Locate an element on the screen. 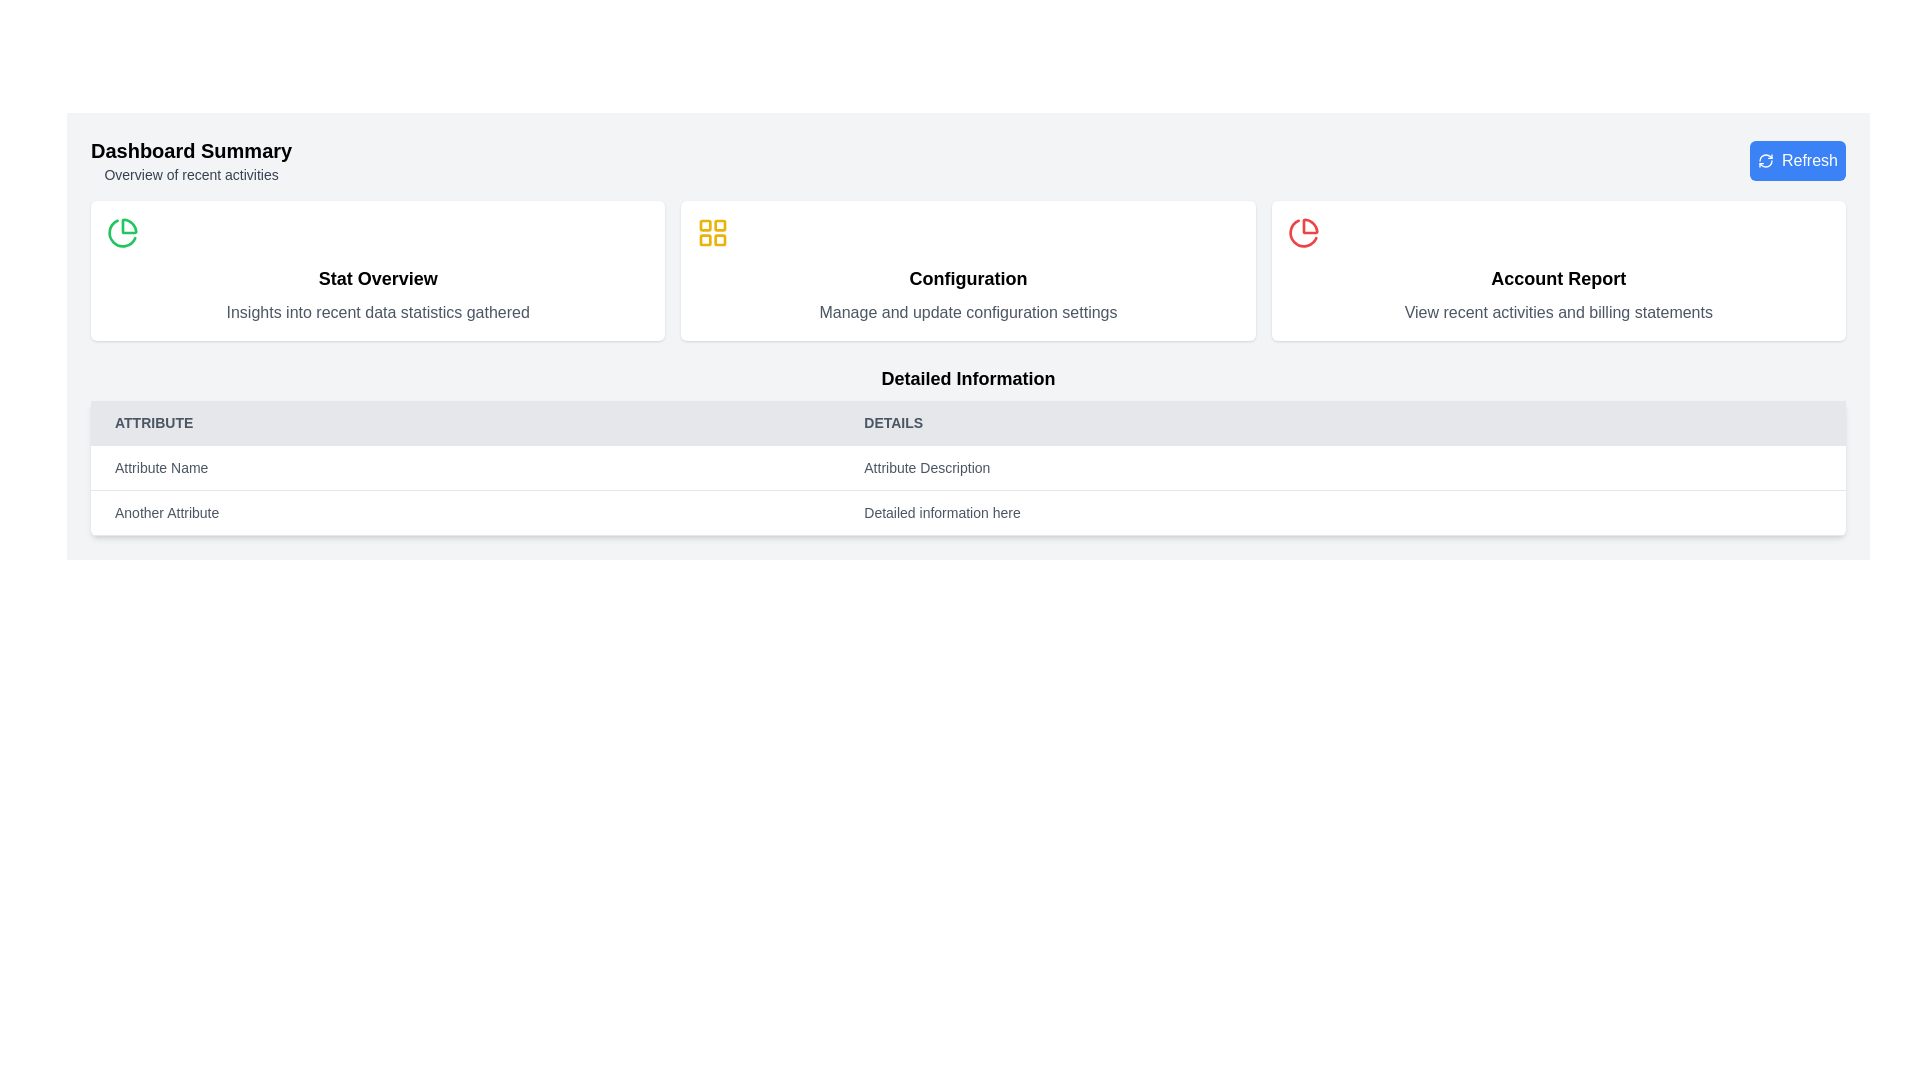 This screenshot has height=1080, width=1920. the informational card in the rightmost column that provides a summary of account-related data is located at coordinates (1557, 270).